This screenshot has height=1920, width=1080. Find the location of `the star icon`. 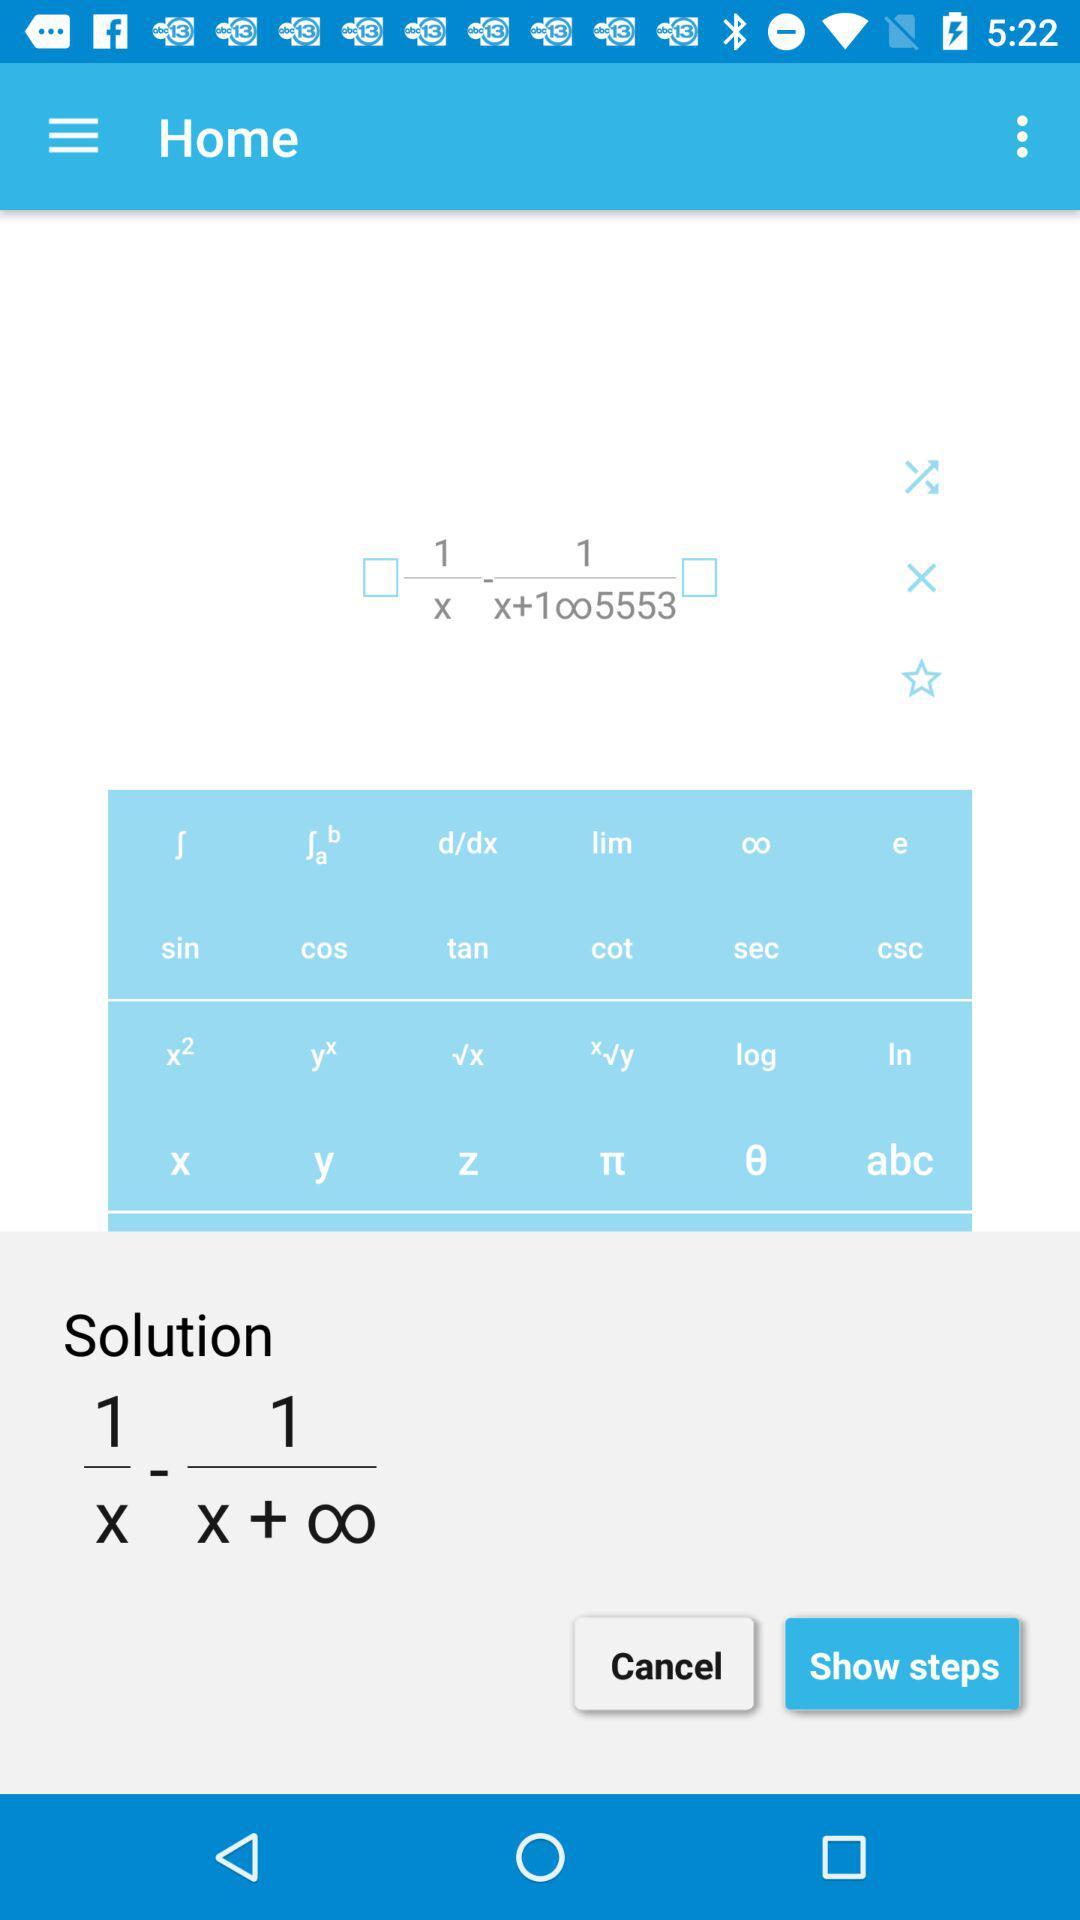

the star icon is located at coordinates (921, 678).